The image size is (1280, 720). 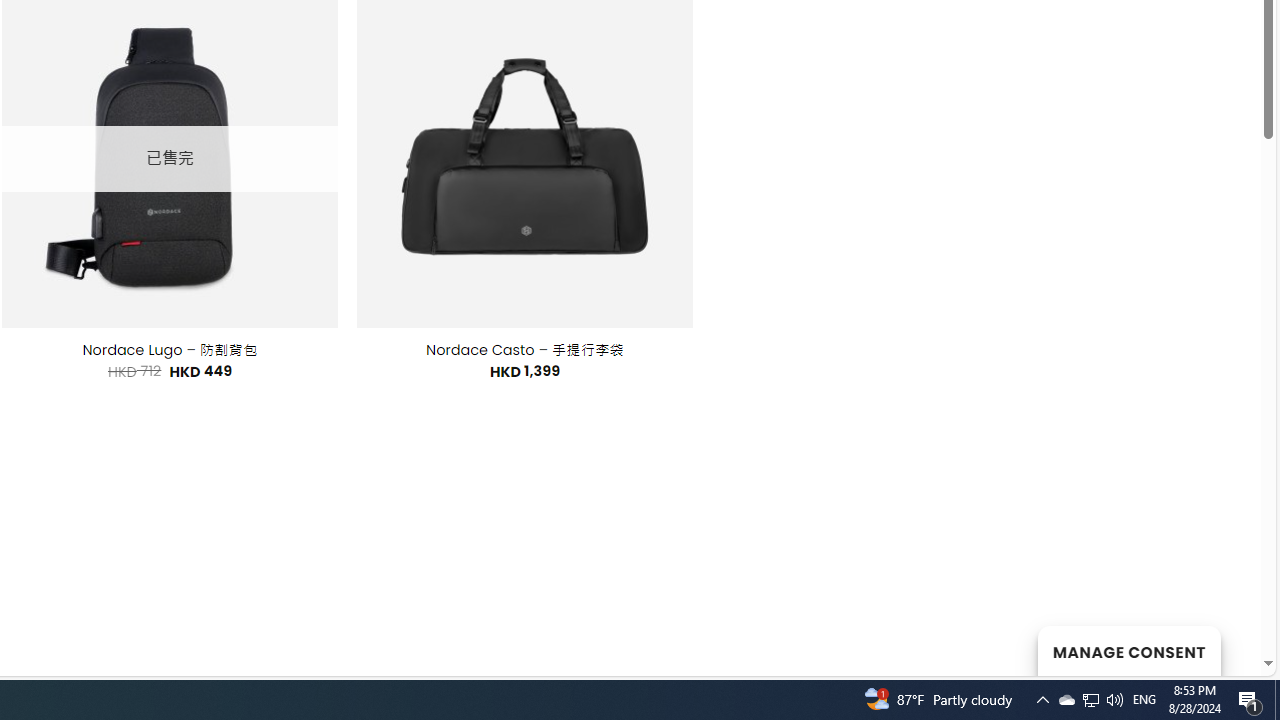 I want to click on 'MANAGE CONSENT', so click(x=1128, y=650).